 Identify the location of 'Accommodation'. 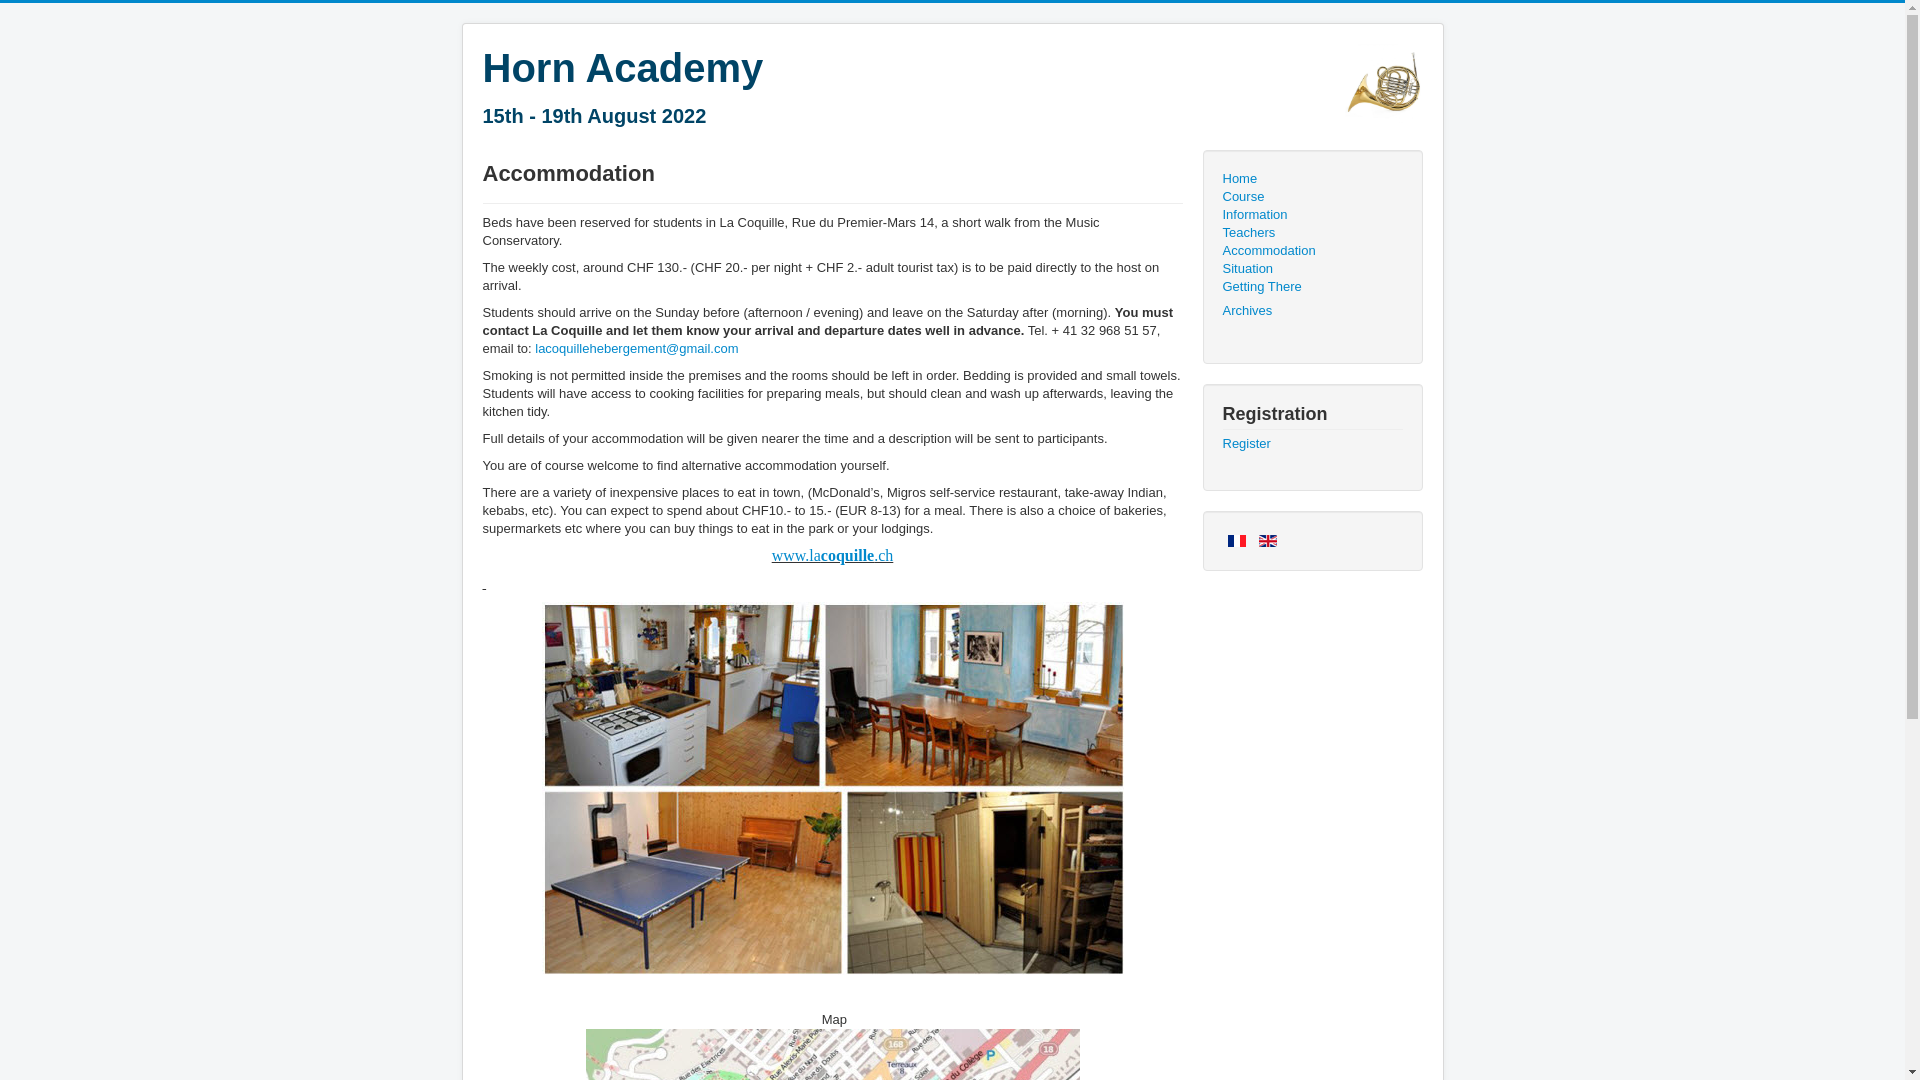
(1311, 249).